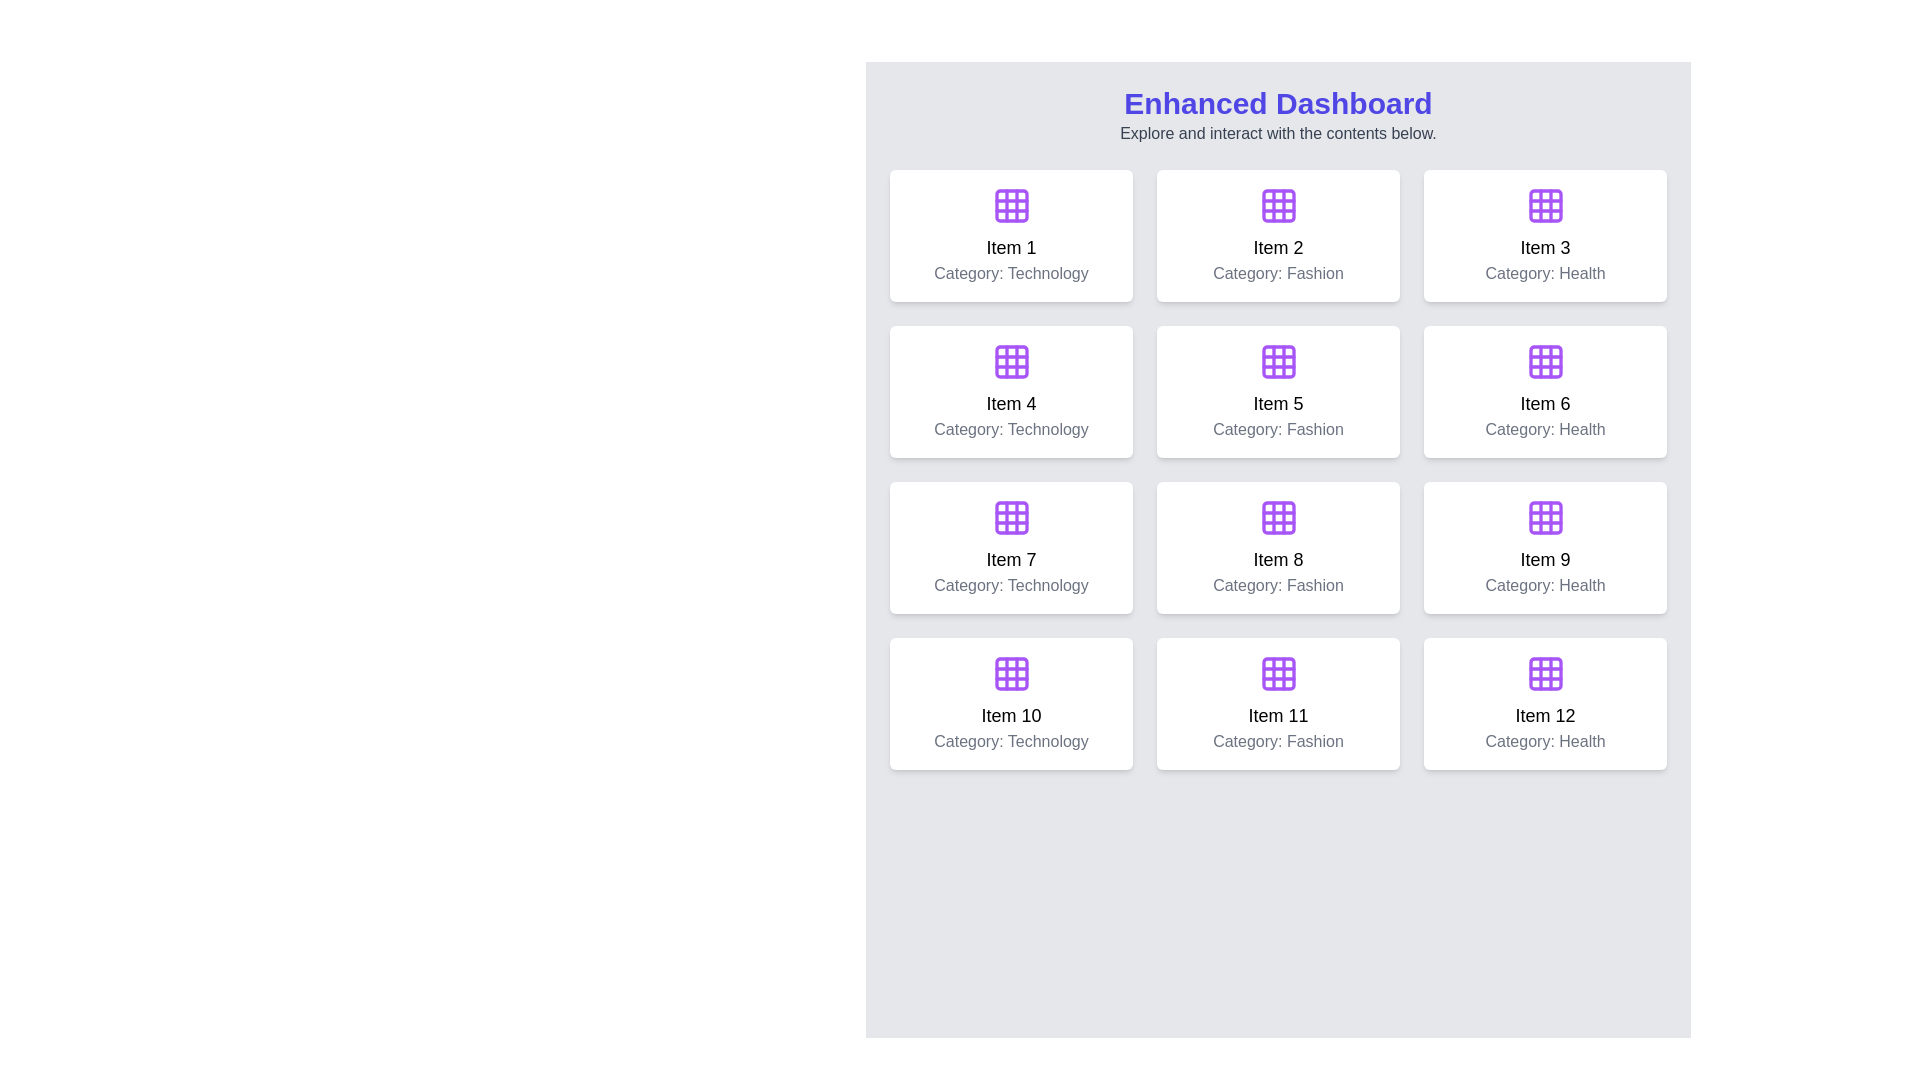 The width and height of the screenshot is (1920, 1080). Describe the element at coordinates (1011, 703) in the screenshot. I see `the Card element labeled 'Item 10' in the Technology category` at that location.